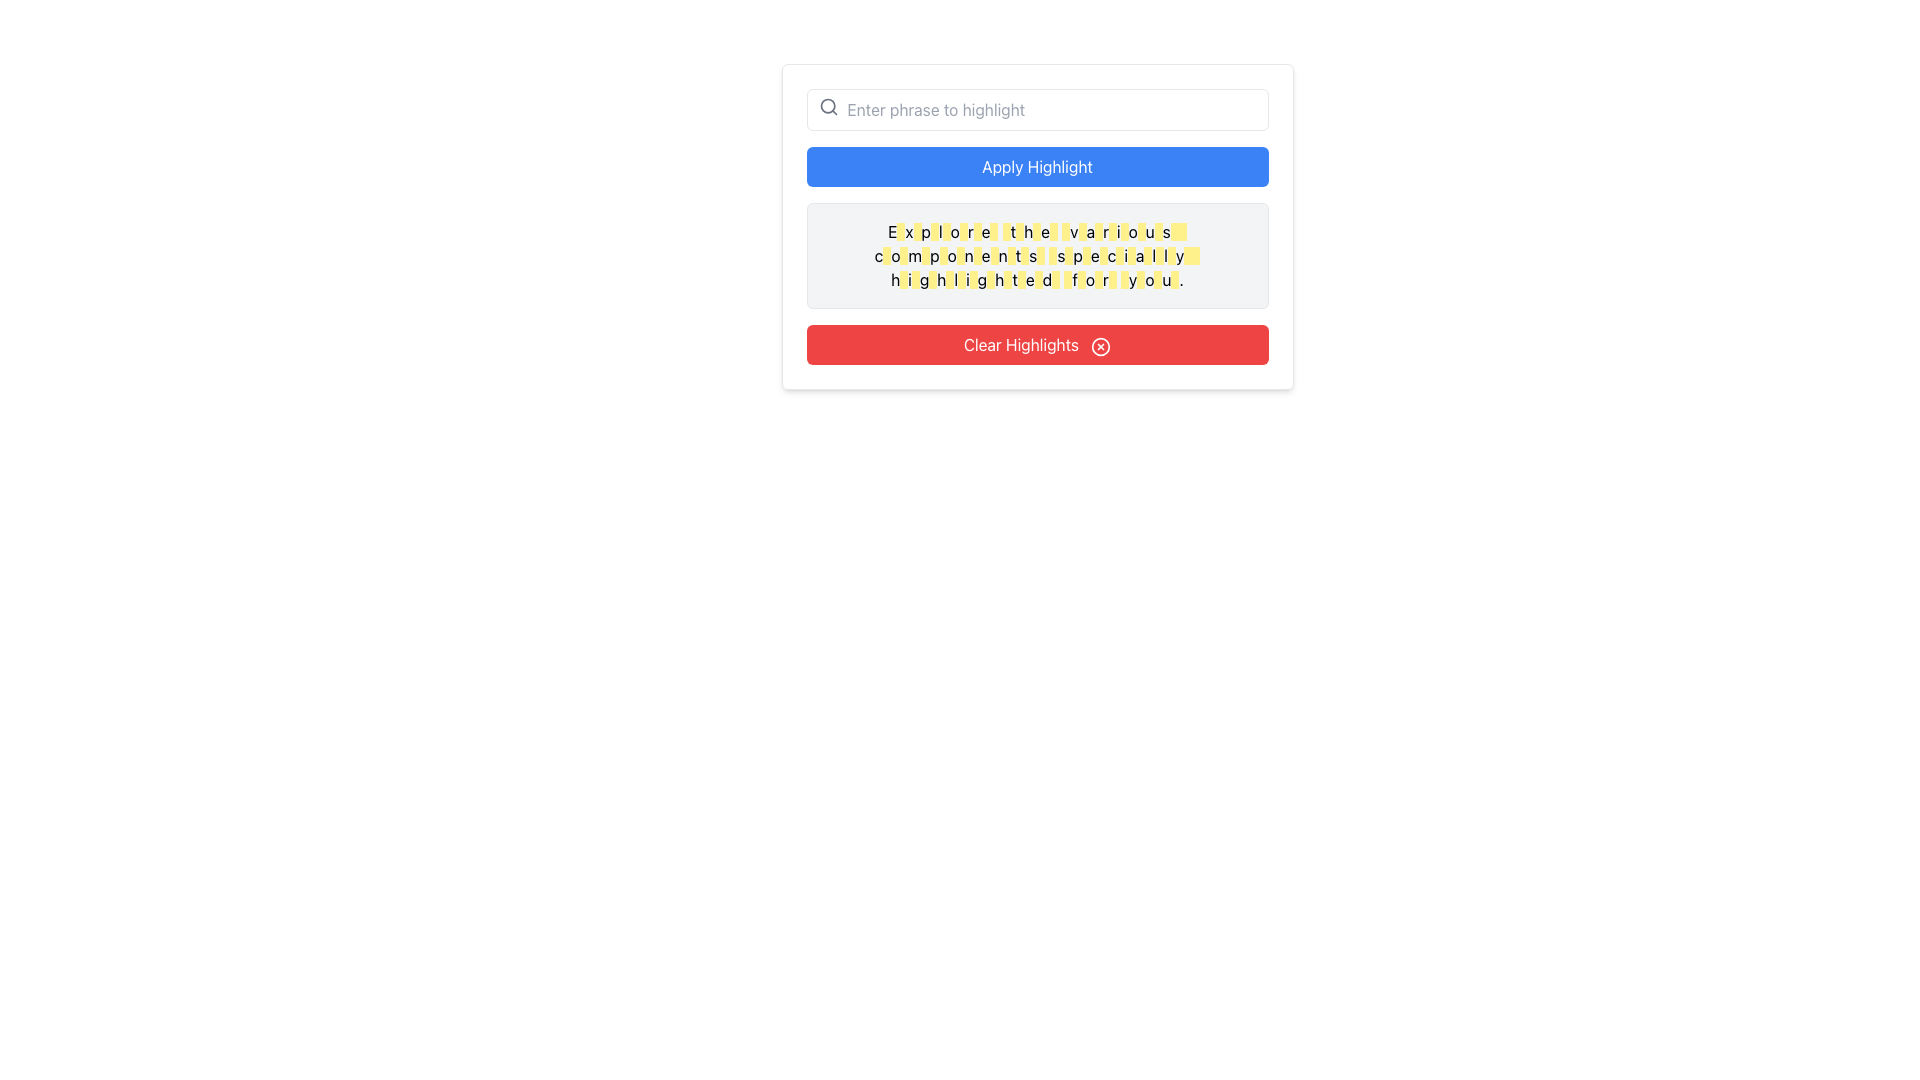 Image resolution: width=1920 pixels, height=1080 pixels. I want to click on the eighth word highlighted in yellow in the second row of text, which is part of the instructional text beneath the blue button labeled 'Apply Highlight.', so click(994, 254).